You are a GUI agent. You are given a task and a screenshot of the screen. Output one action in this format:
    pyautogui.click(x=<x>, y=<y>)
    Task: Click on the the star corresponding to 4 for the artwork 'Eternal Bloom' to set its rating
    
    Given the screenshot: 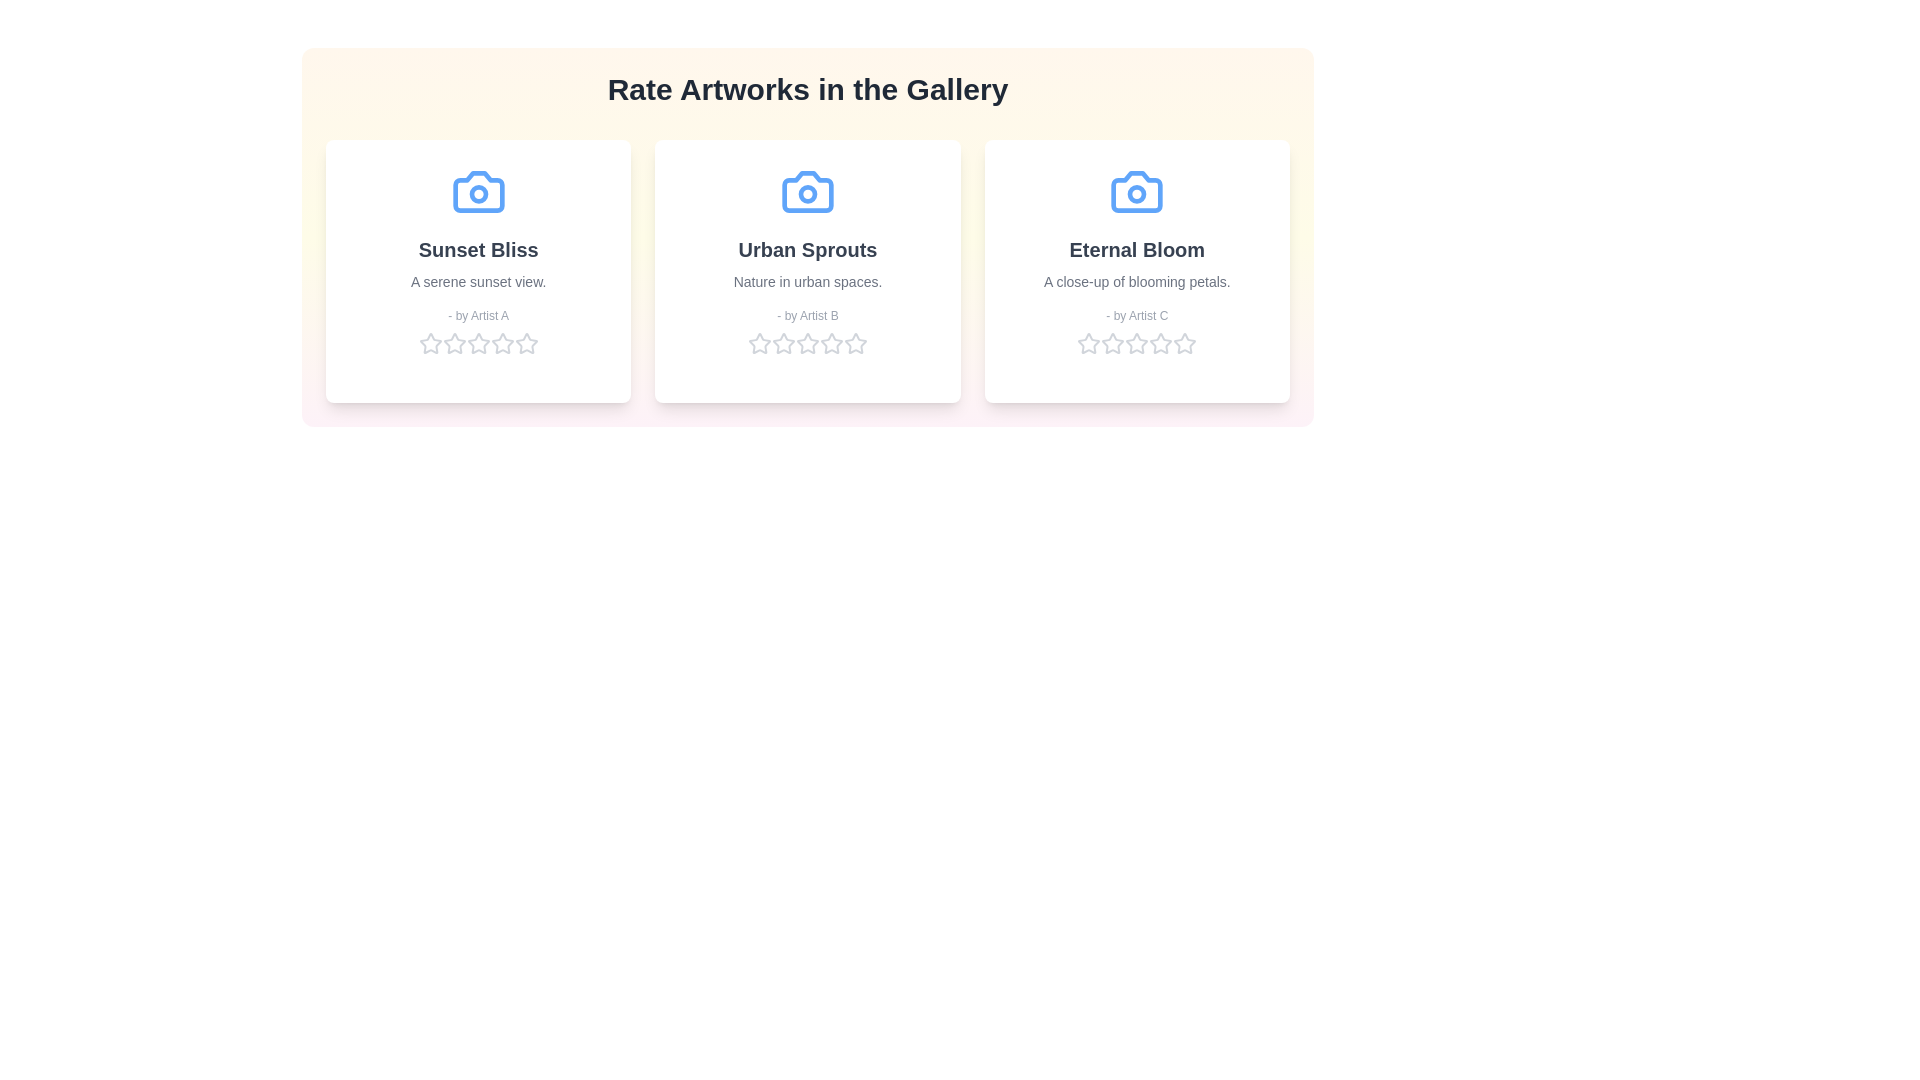 What is the action you would take?
    pyautogui.click(x=1161, y=342)
    